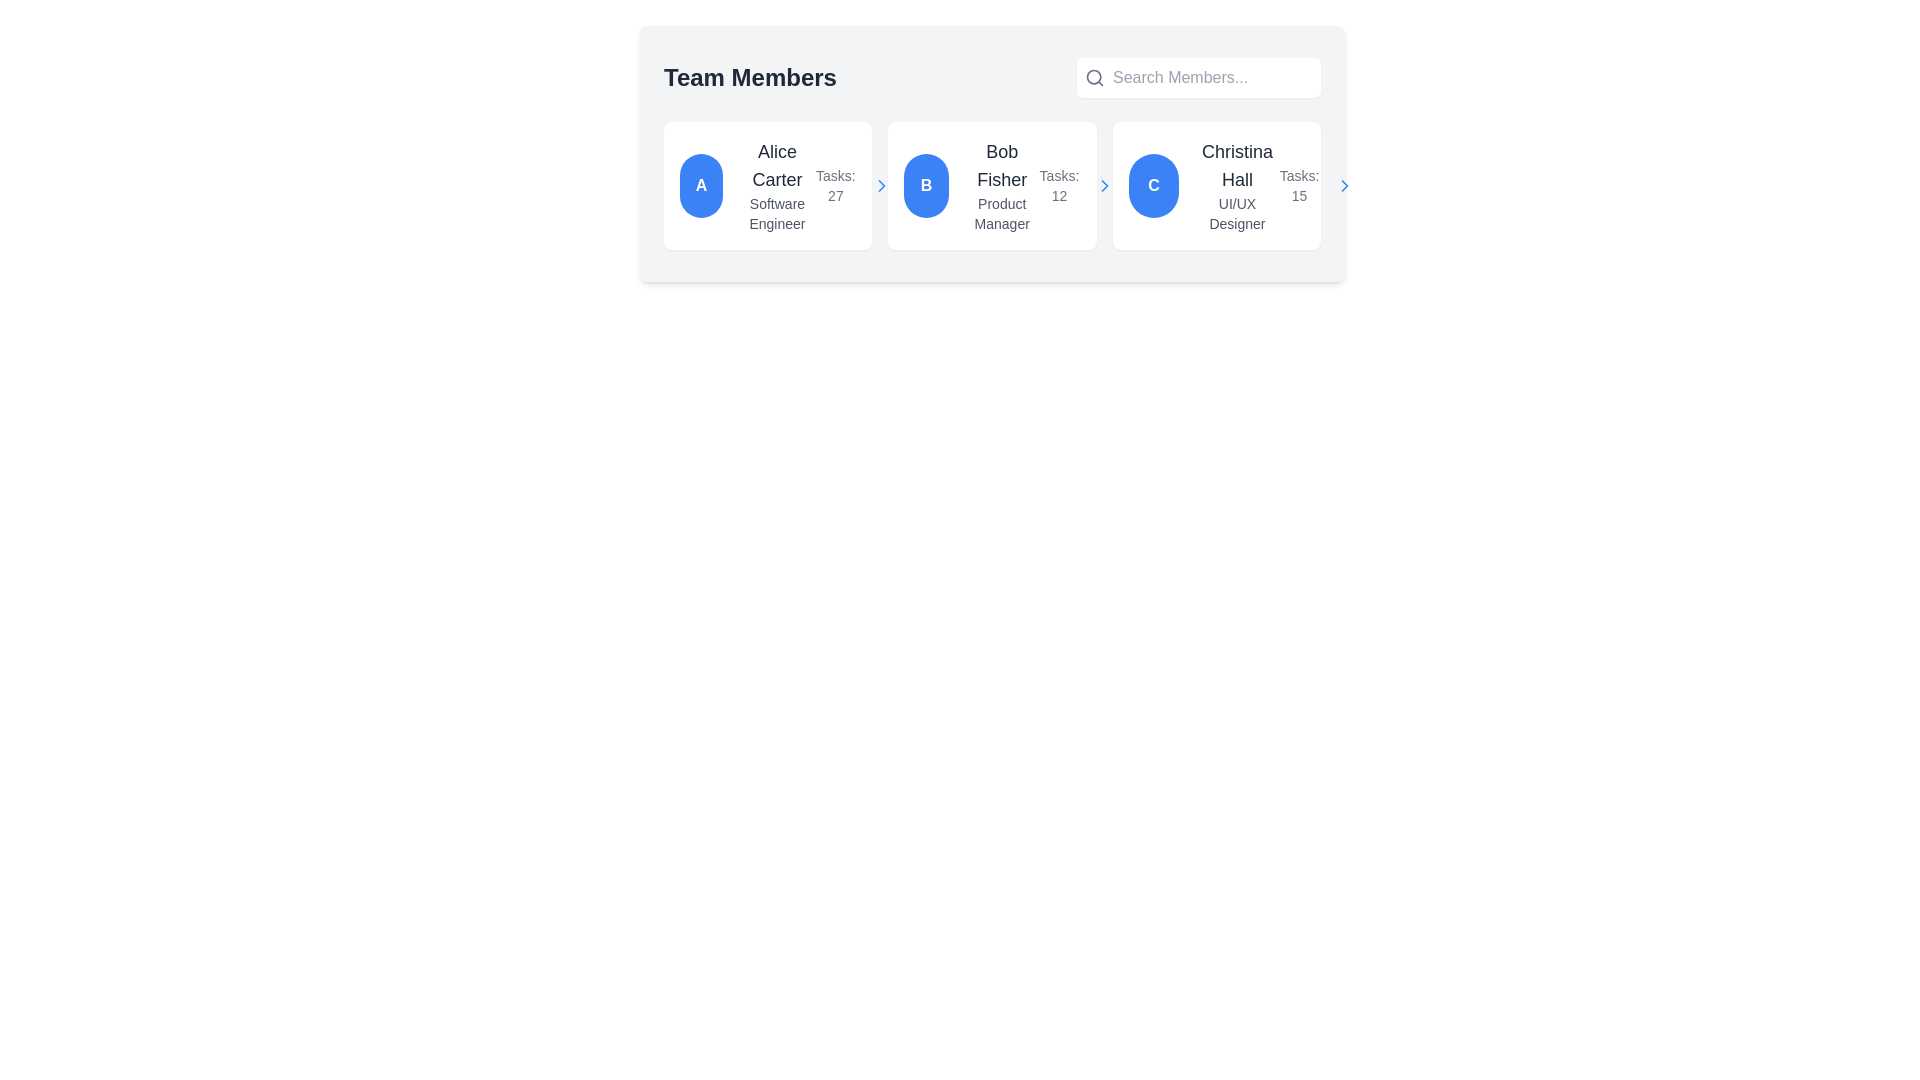 This screenshot has width=1920, height=1080. I want to click on the 'Product Manager' text label indicating Bob Fisher's job title, which is positioned centrally in the second profile card of the 'Team Members' interface, so click(1002, 213).